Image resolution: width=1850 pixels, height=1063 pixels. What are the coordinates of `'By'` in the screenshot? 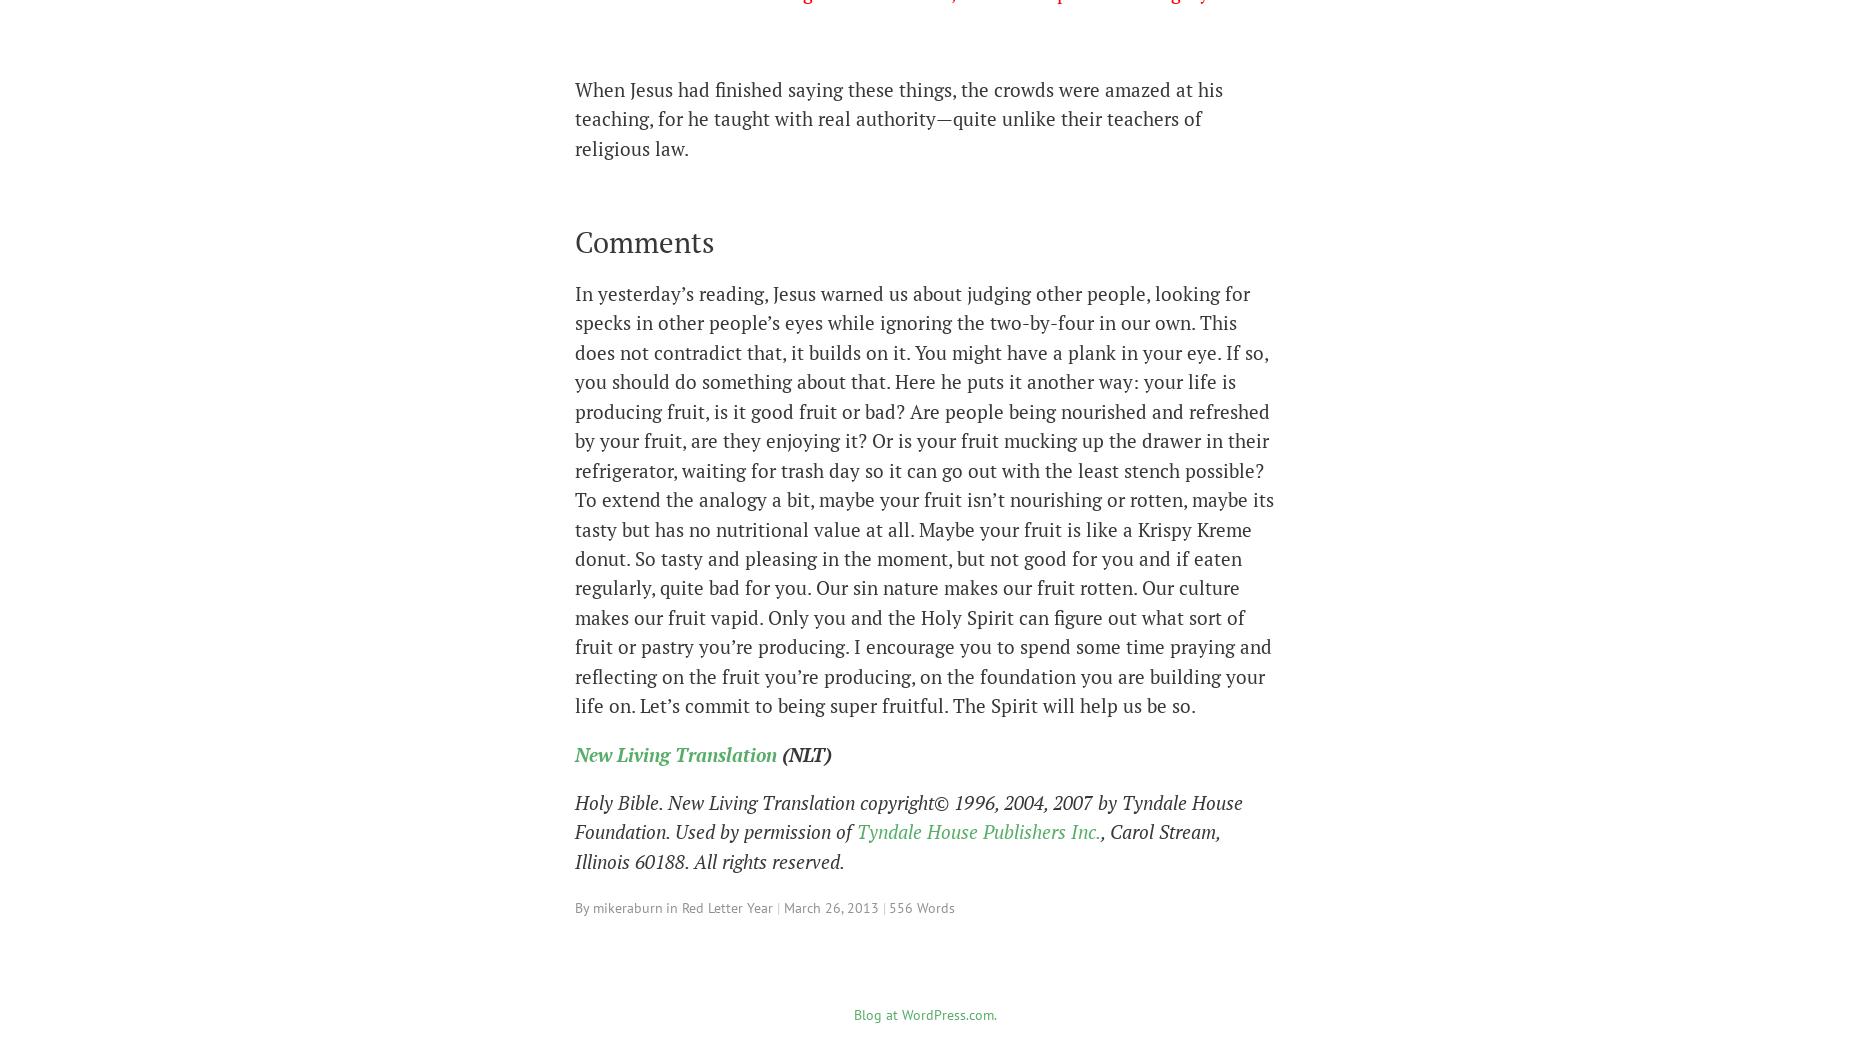 It's located at (584, 907).